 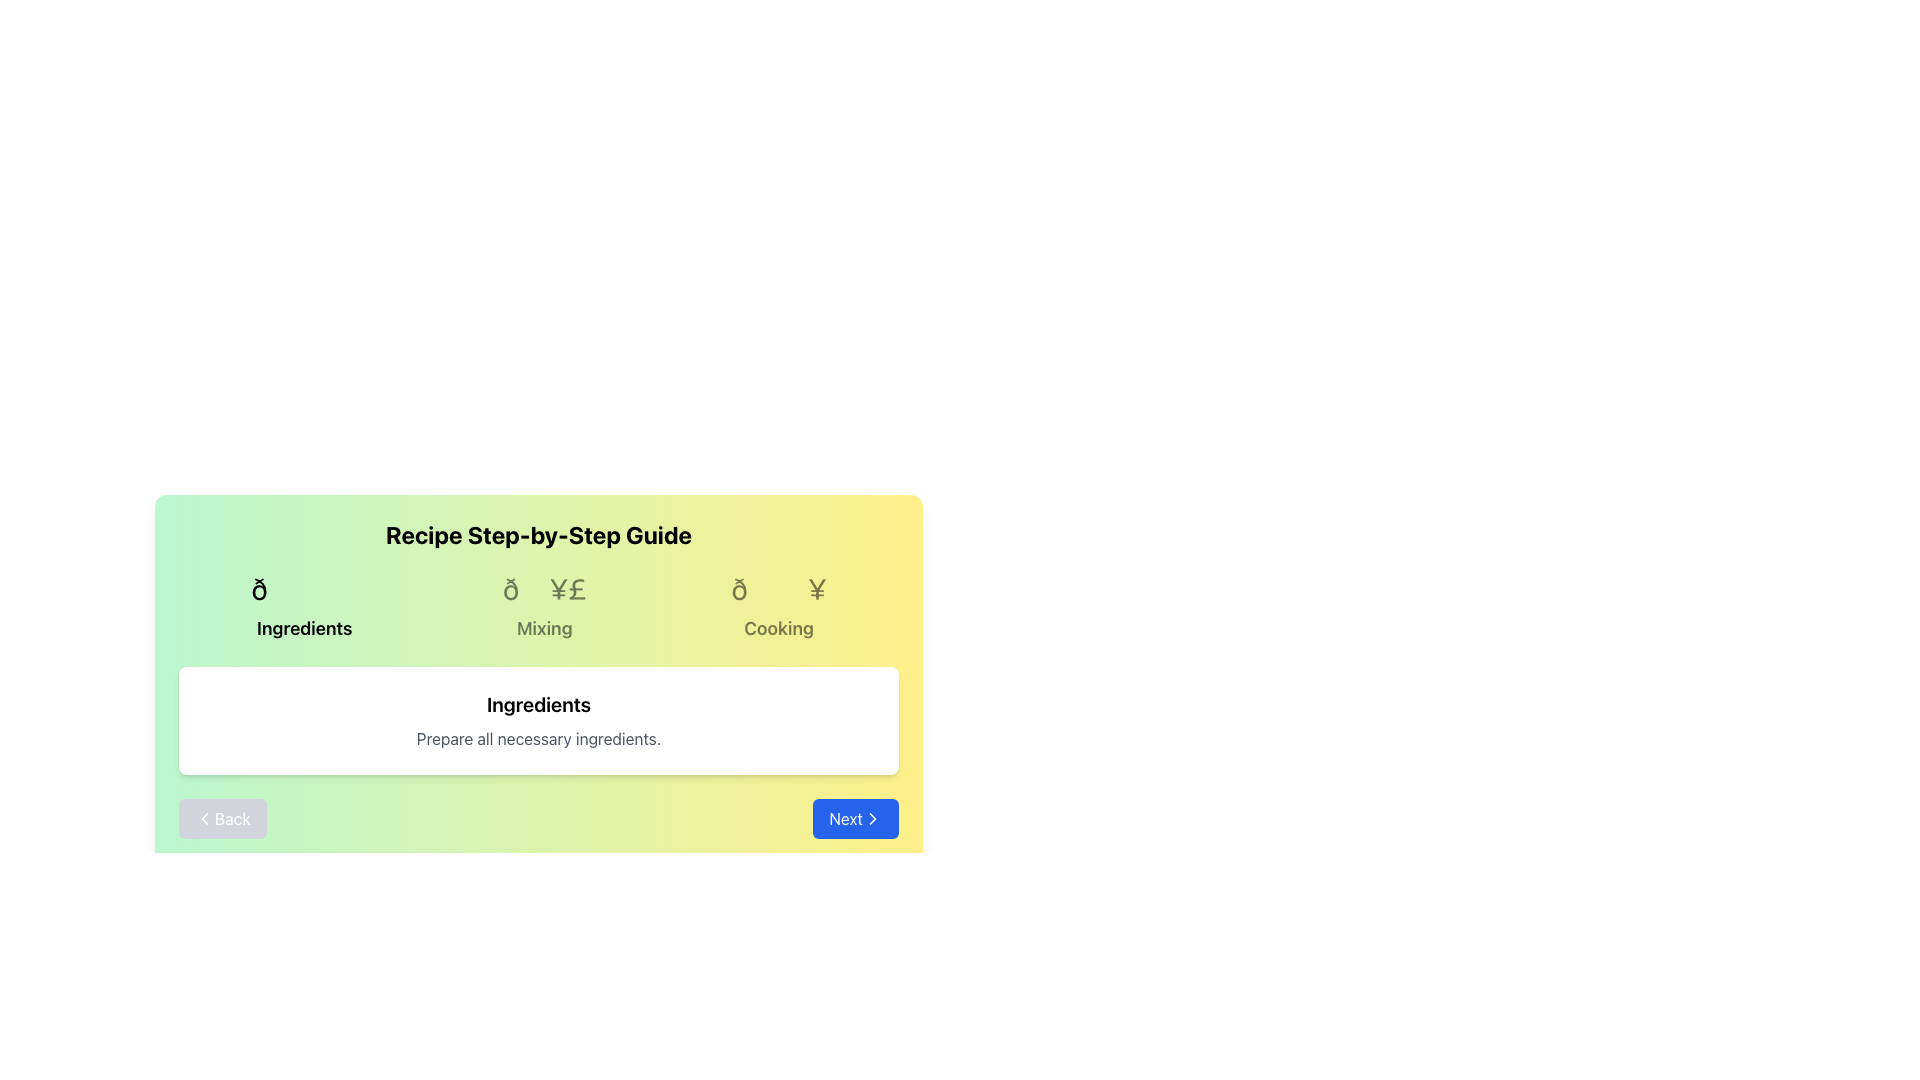 I want to click on the emoji-like element '🥣' located in the 'Mixing' section, centered at the top of the interface with a gradient background from green to yellow, so click(x=544, y=588).